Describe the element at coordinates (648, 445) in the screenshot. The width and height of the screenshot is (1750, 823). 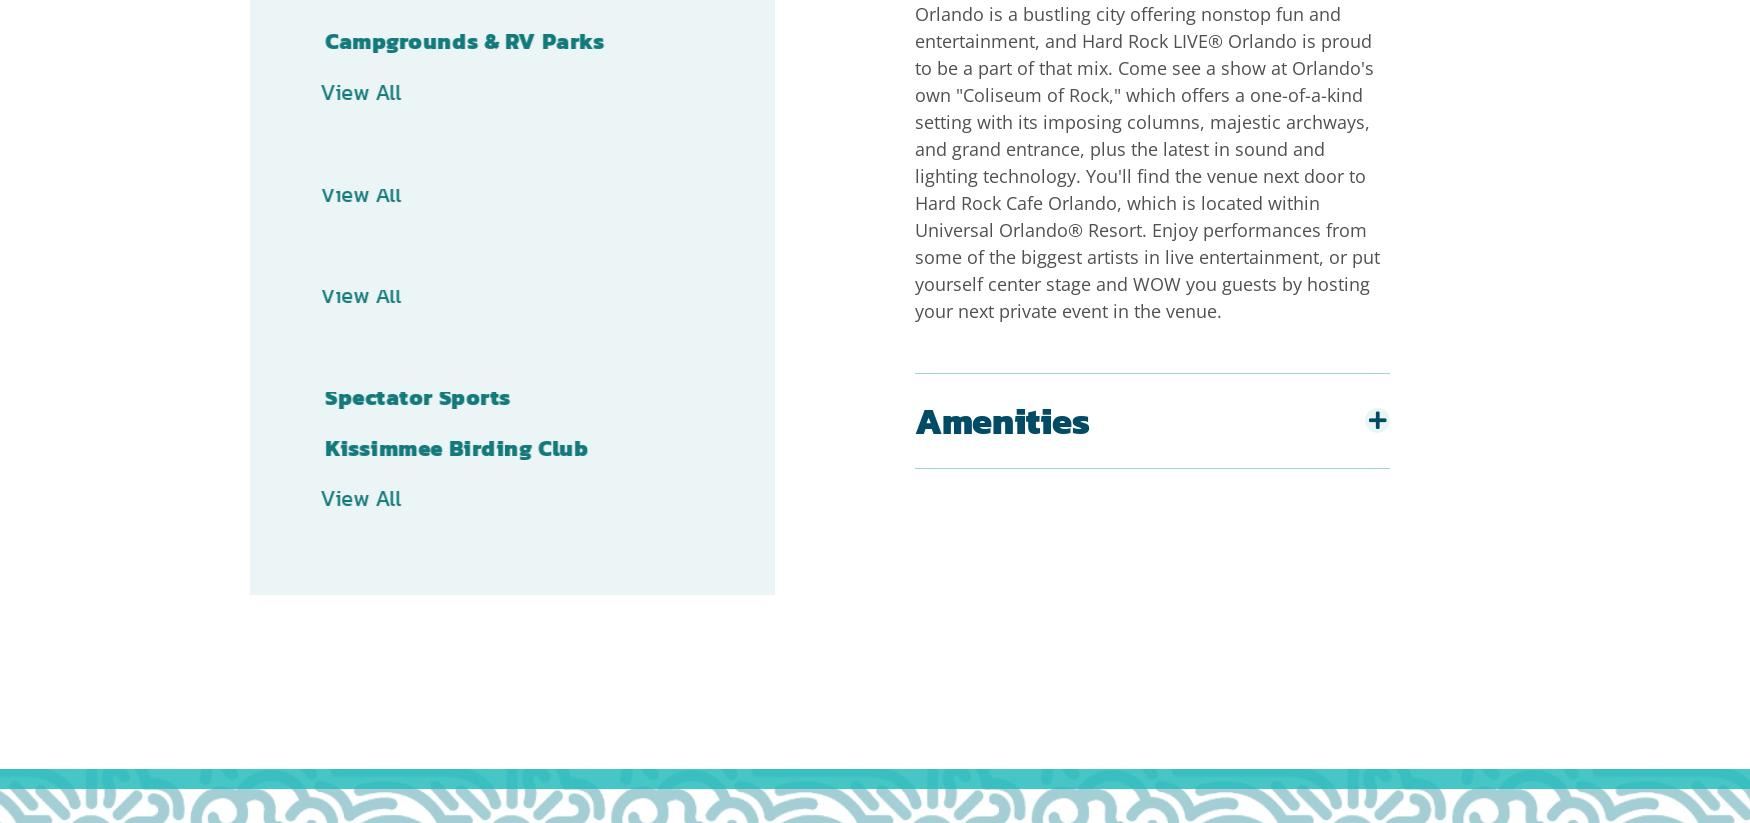
I see `'Receive Exclusive Kissimmee Offers Straight to Your Inbox'` at that location.